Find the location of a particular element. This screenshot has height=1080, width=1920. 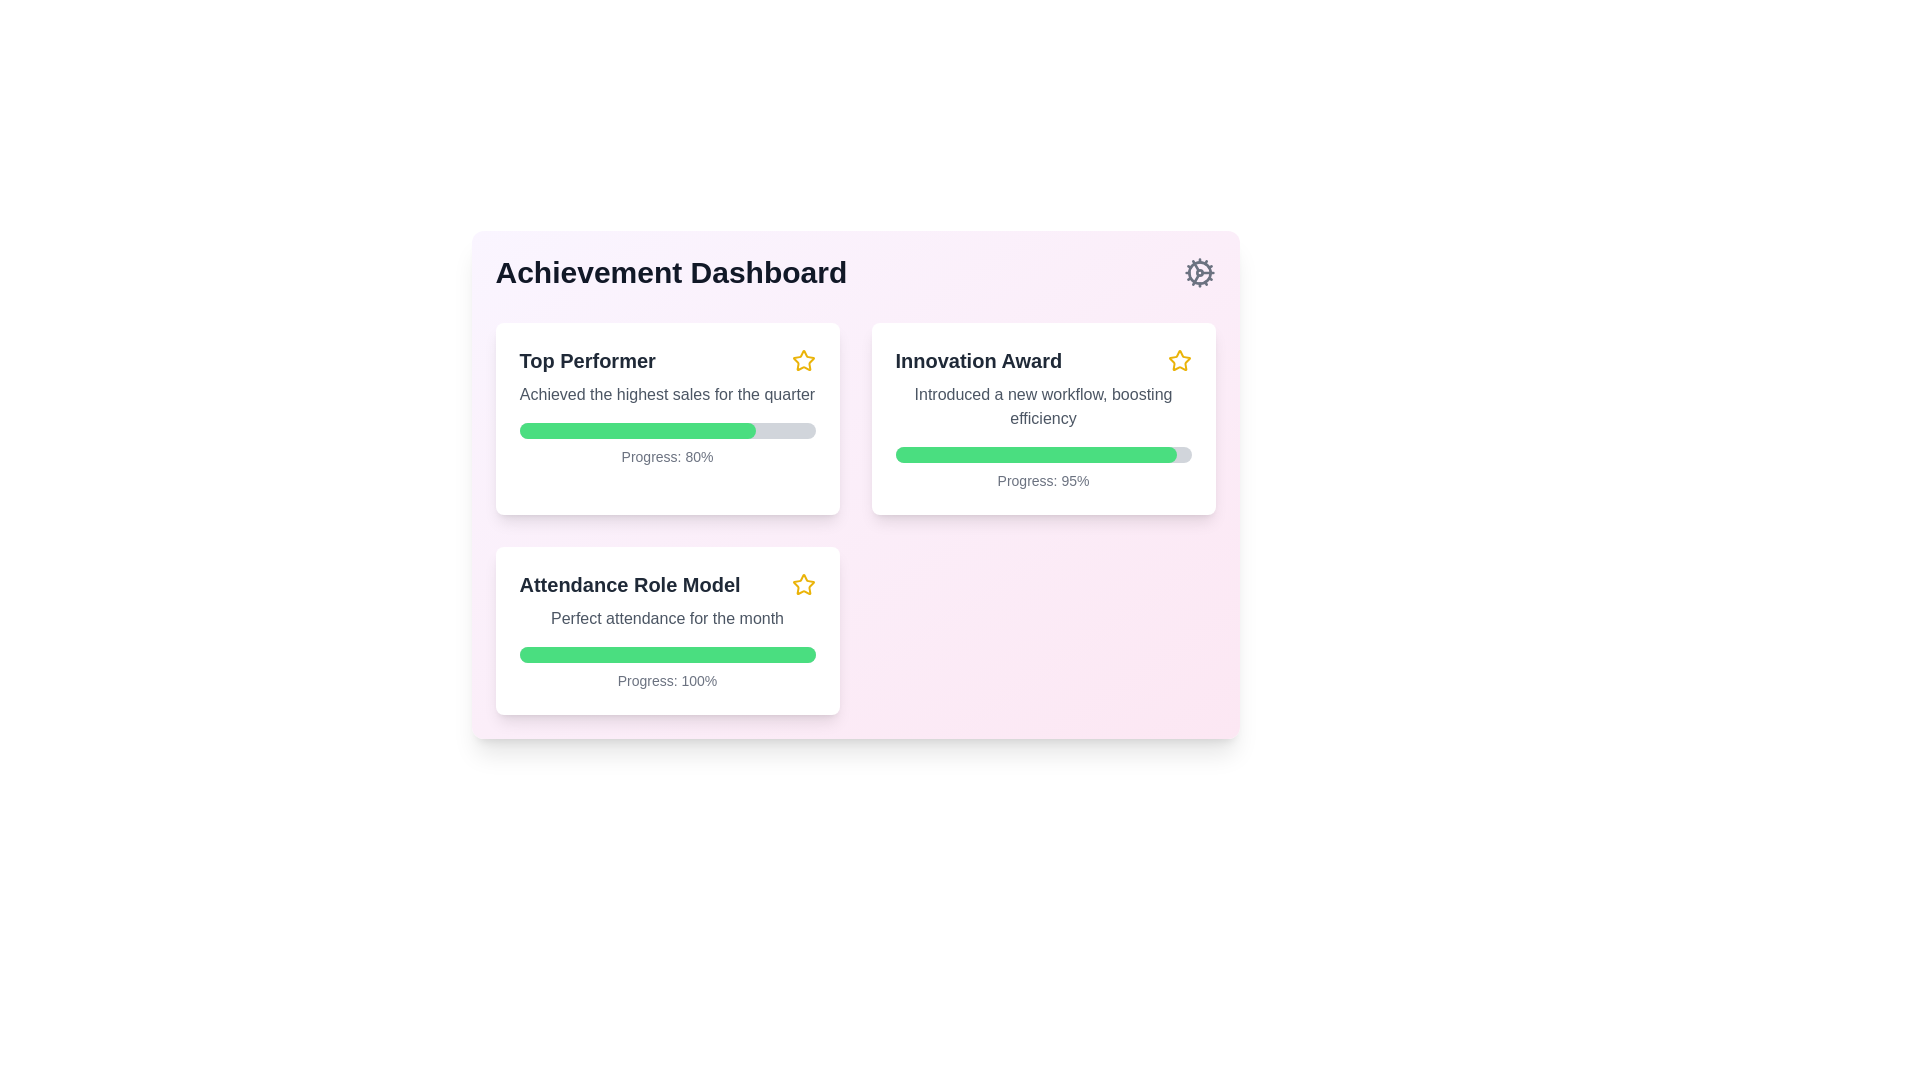

the yellow outlined star-shaped icon in the top-right corner of the 'Innovation Award' card is located at coordinates (803, 584).